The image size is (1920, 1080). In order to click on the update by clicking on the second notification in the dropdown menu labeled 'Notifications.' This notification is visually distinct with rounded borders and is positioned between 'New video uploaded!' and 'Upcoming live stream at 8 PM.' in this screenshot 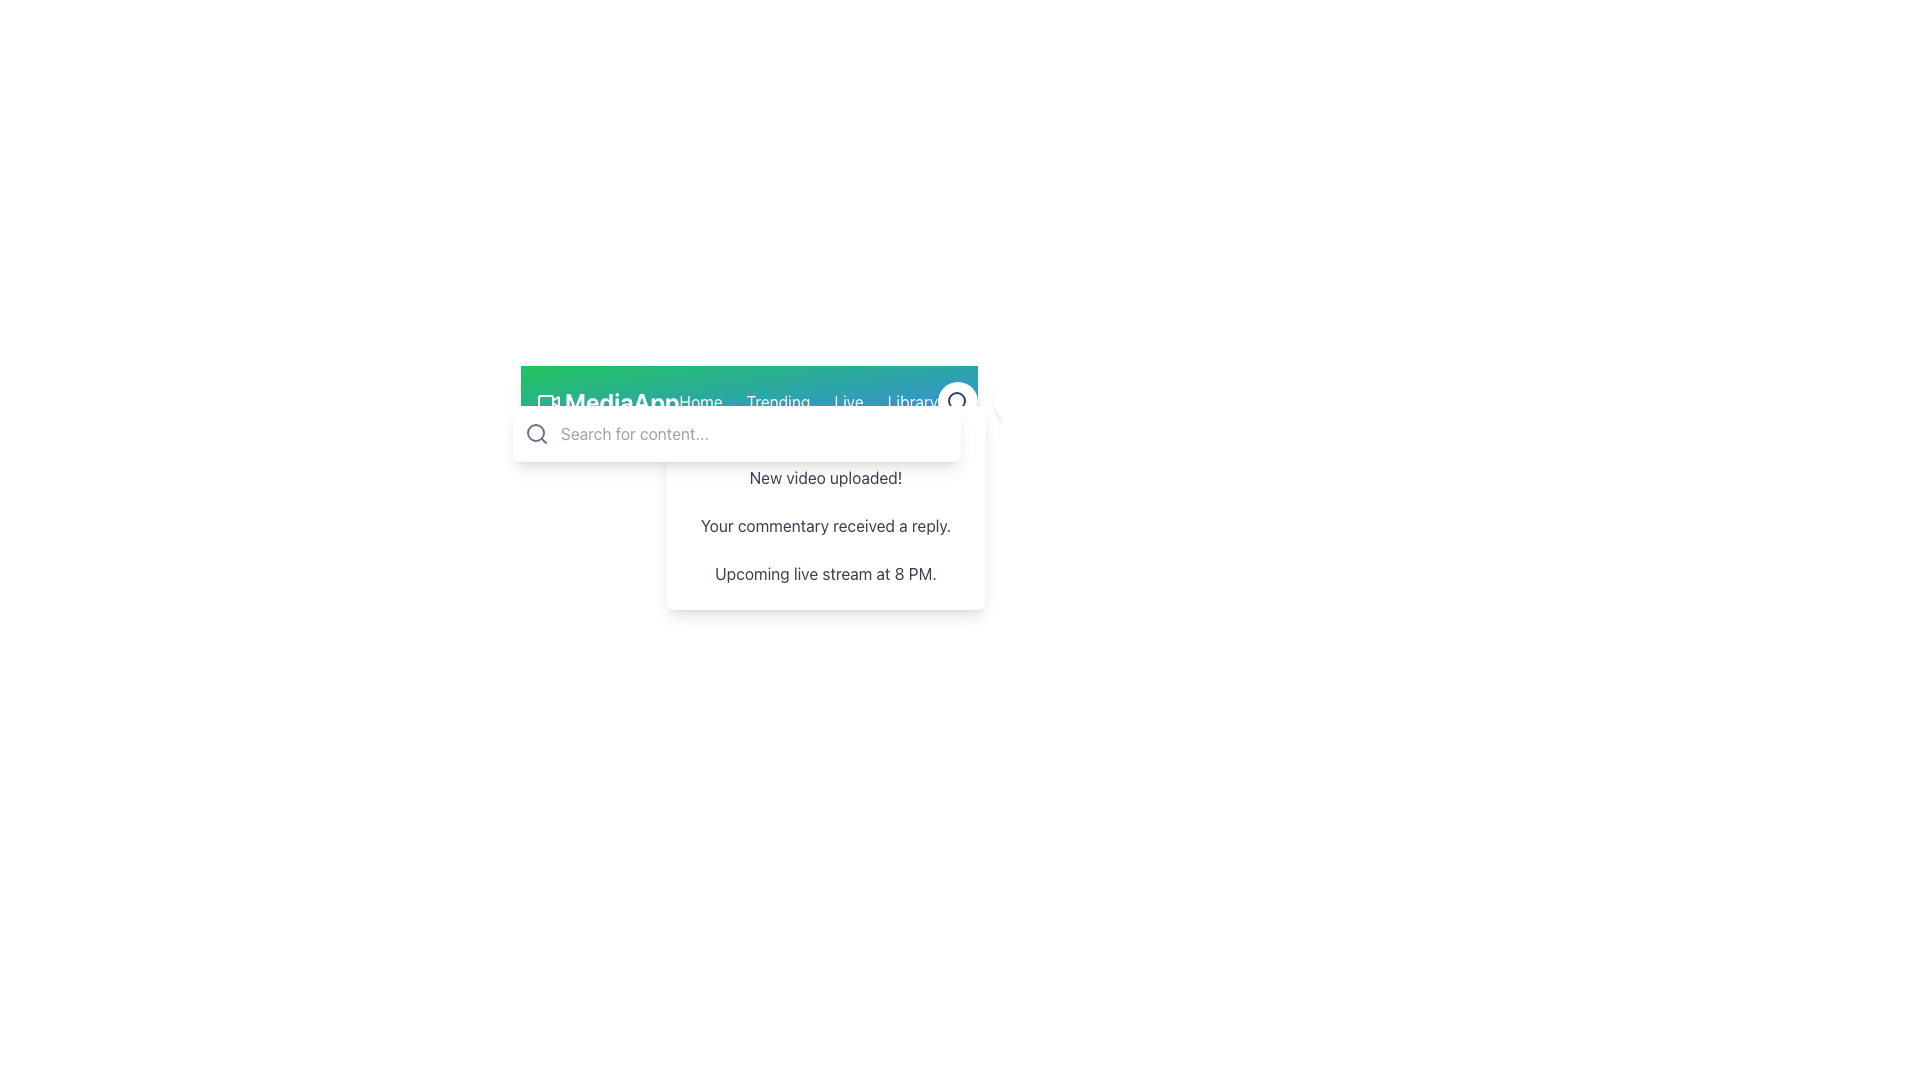, I will do `click(825, 524)`.